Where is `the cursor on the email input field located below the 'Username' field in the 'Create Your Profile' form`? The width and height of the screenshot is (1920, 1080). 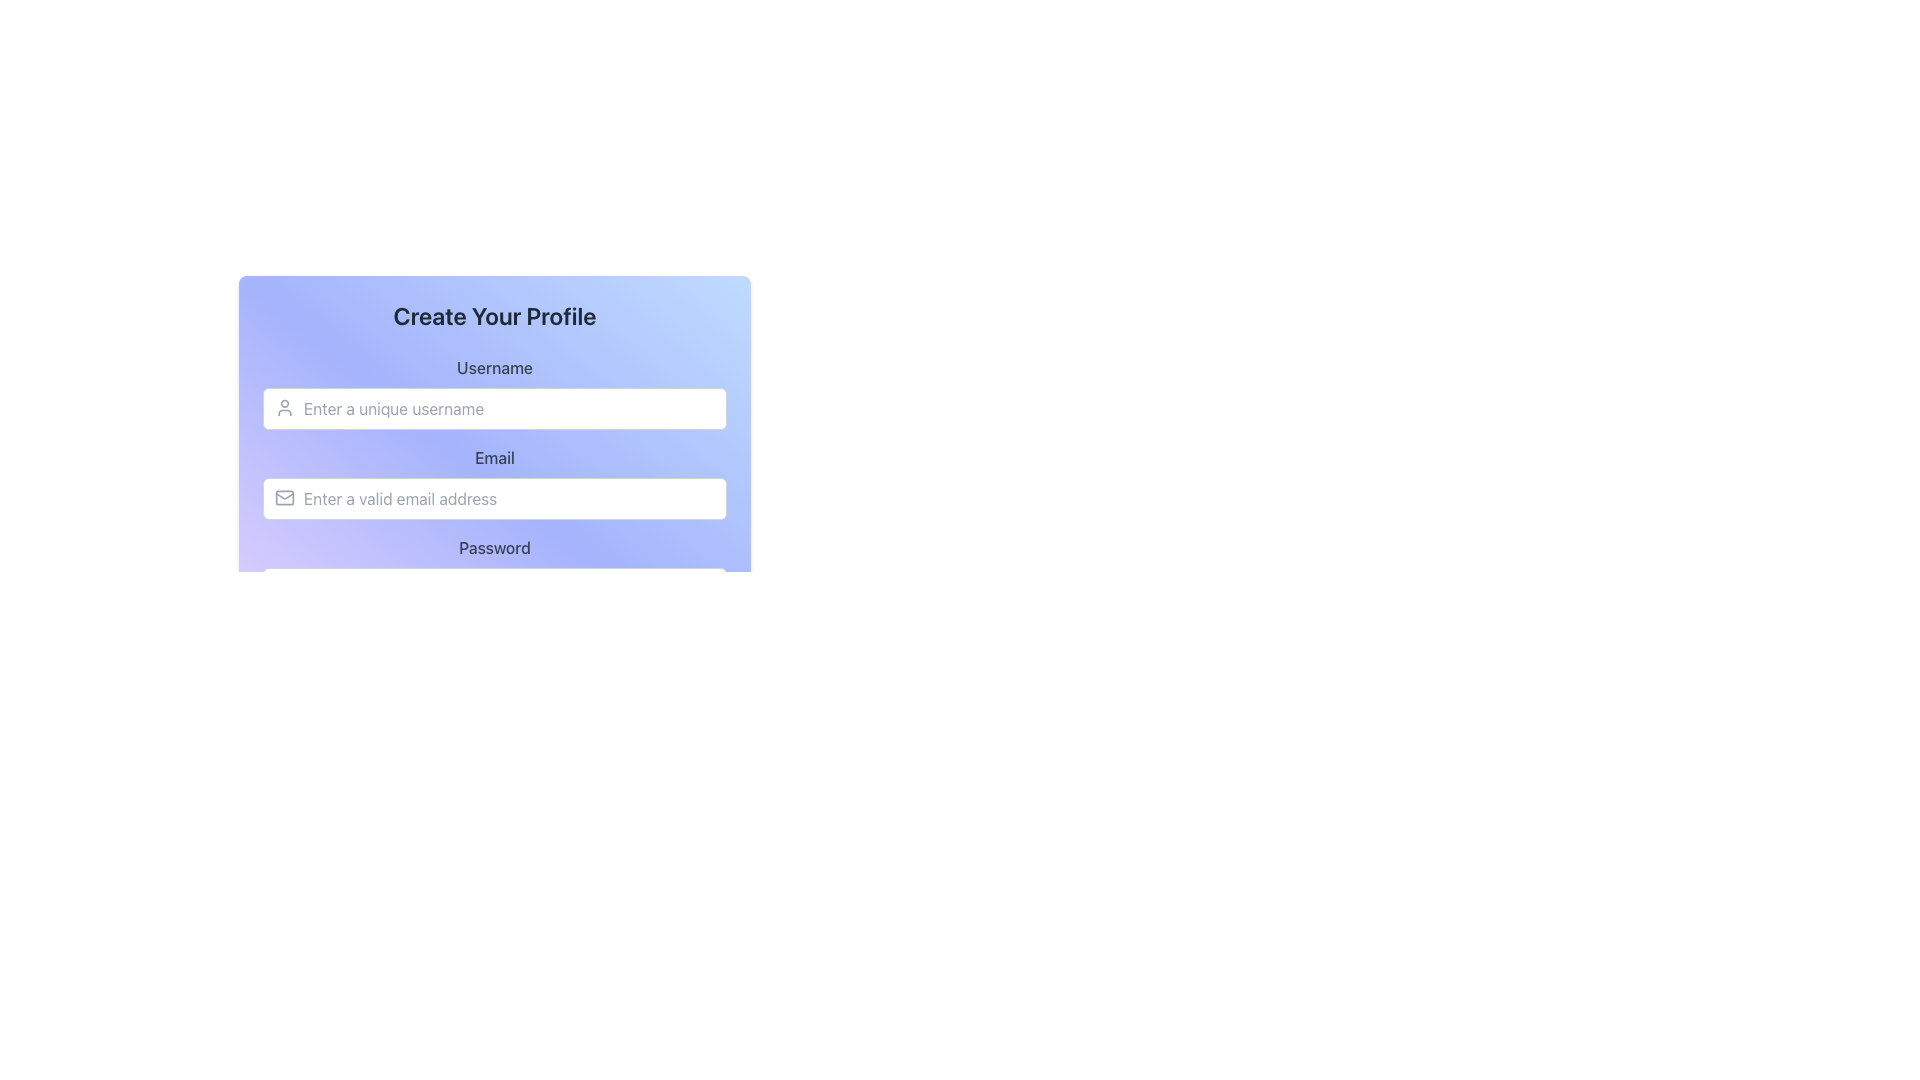
the cursor on the email input field located below the 'Username' field in the 'Create Your Profile' form is located at coordinates (494, 482).